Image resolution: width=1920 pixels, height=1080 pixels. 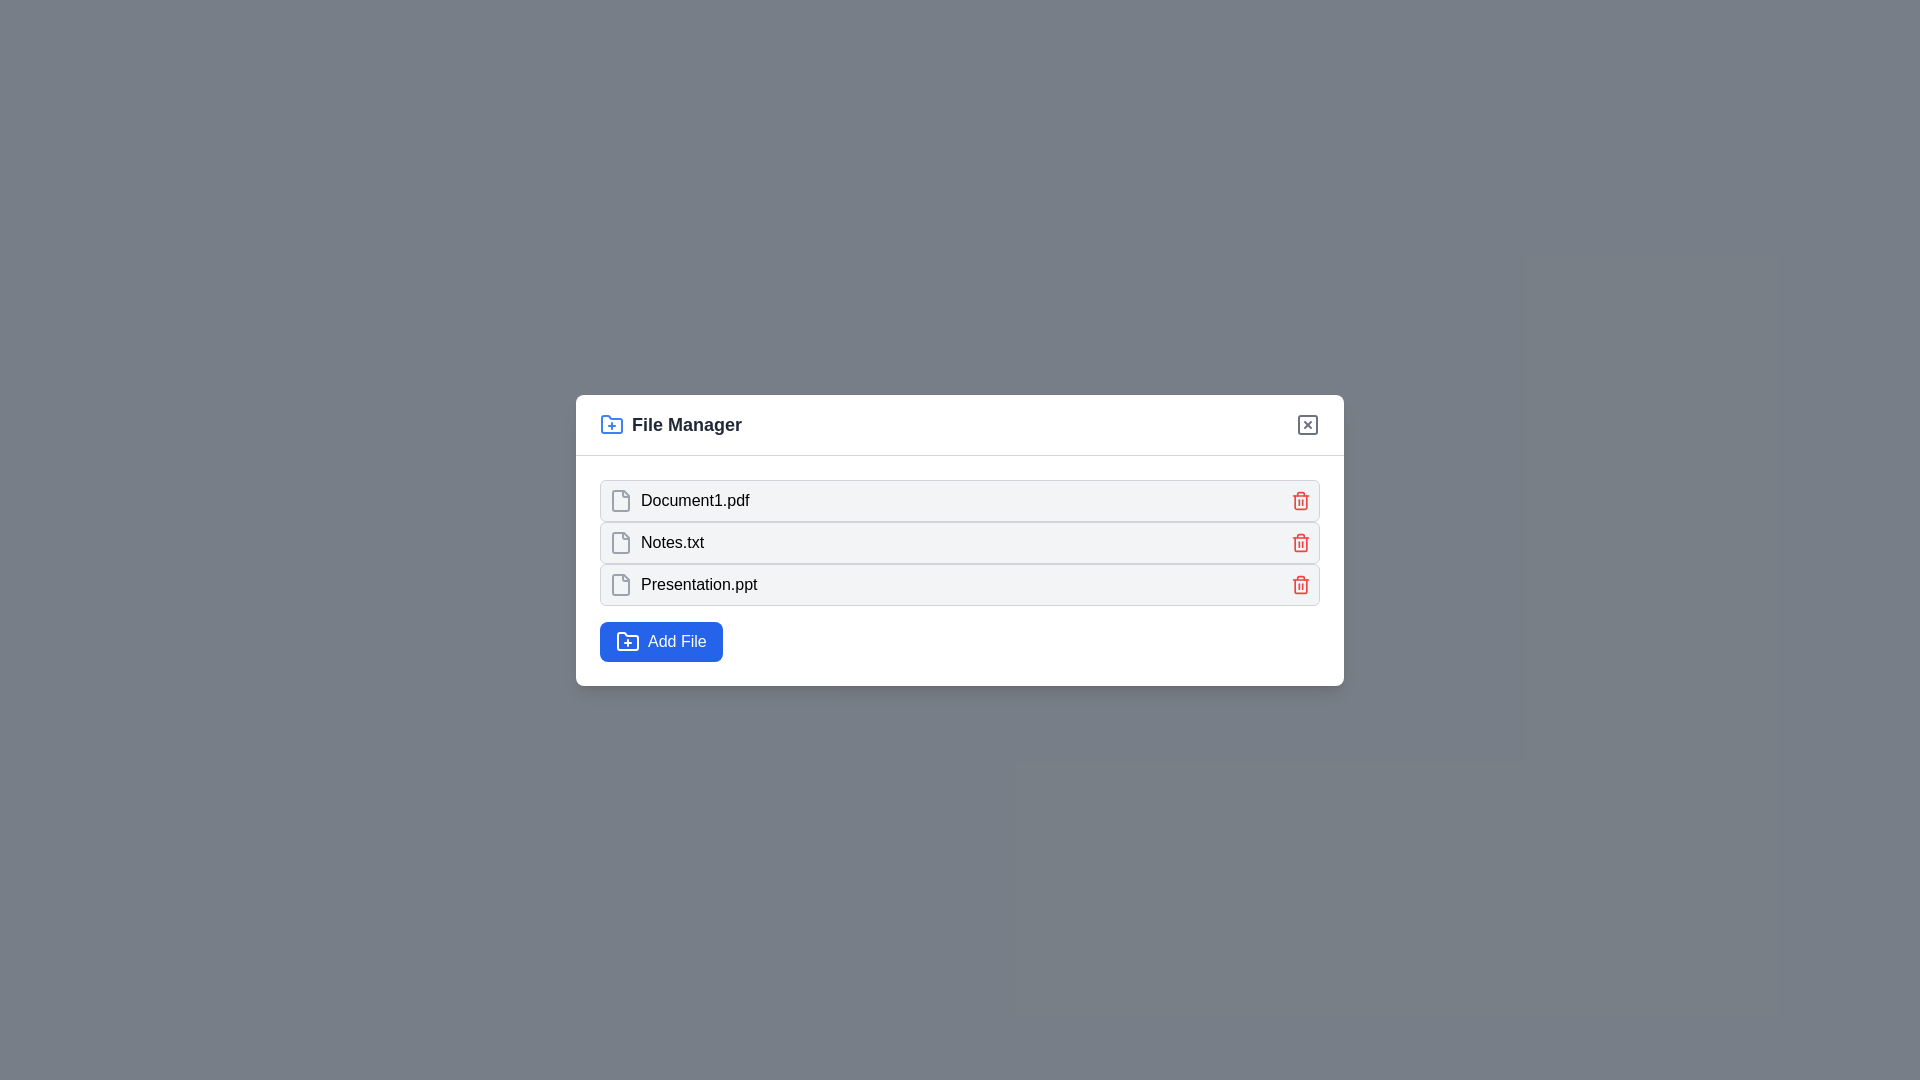 I want to click on the 'Add File' button at the bottom right of the 'File Manager' dialog box, which is visually represented by a blue-colored button for adding or creating a new folder or file, so click(x=627, y=640).